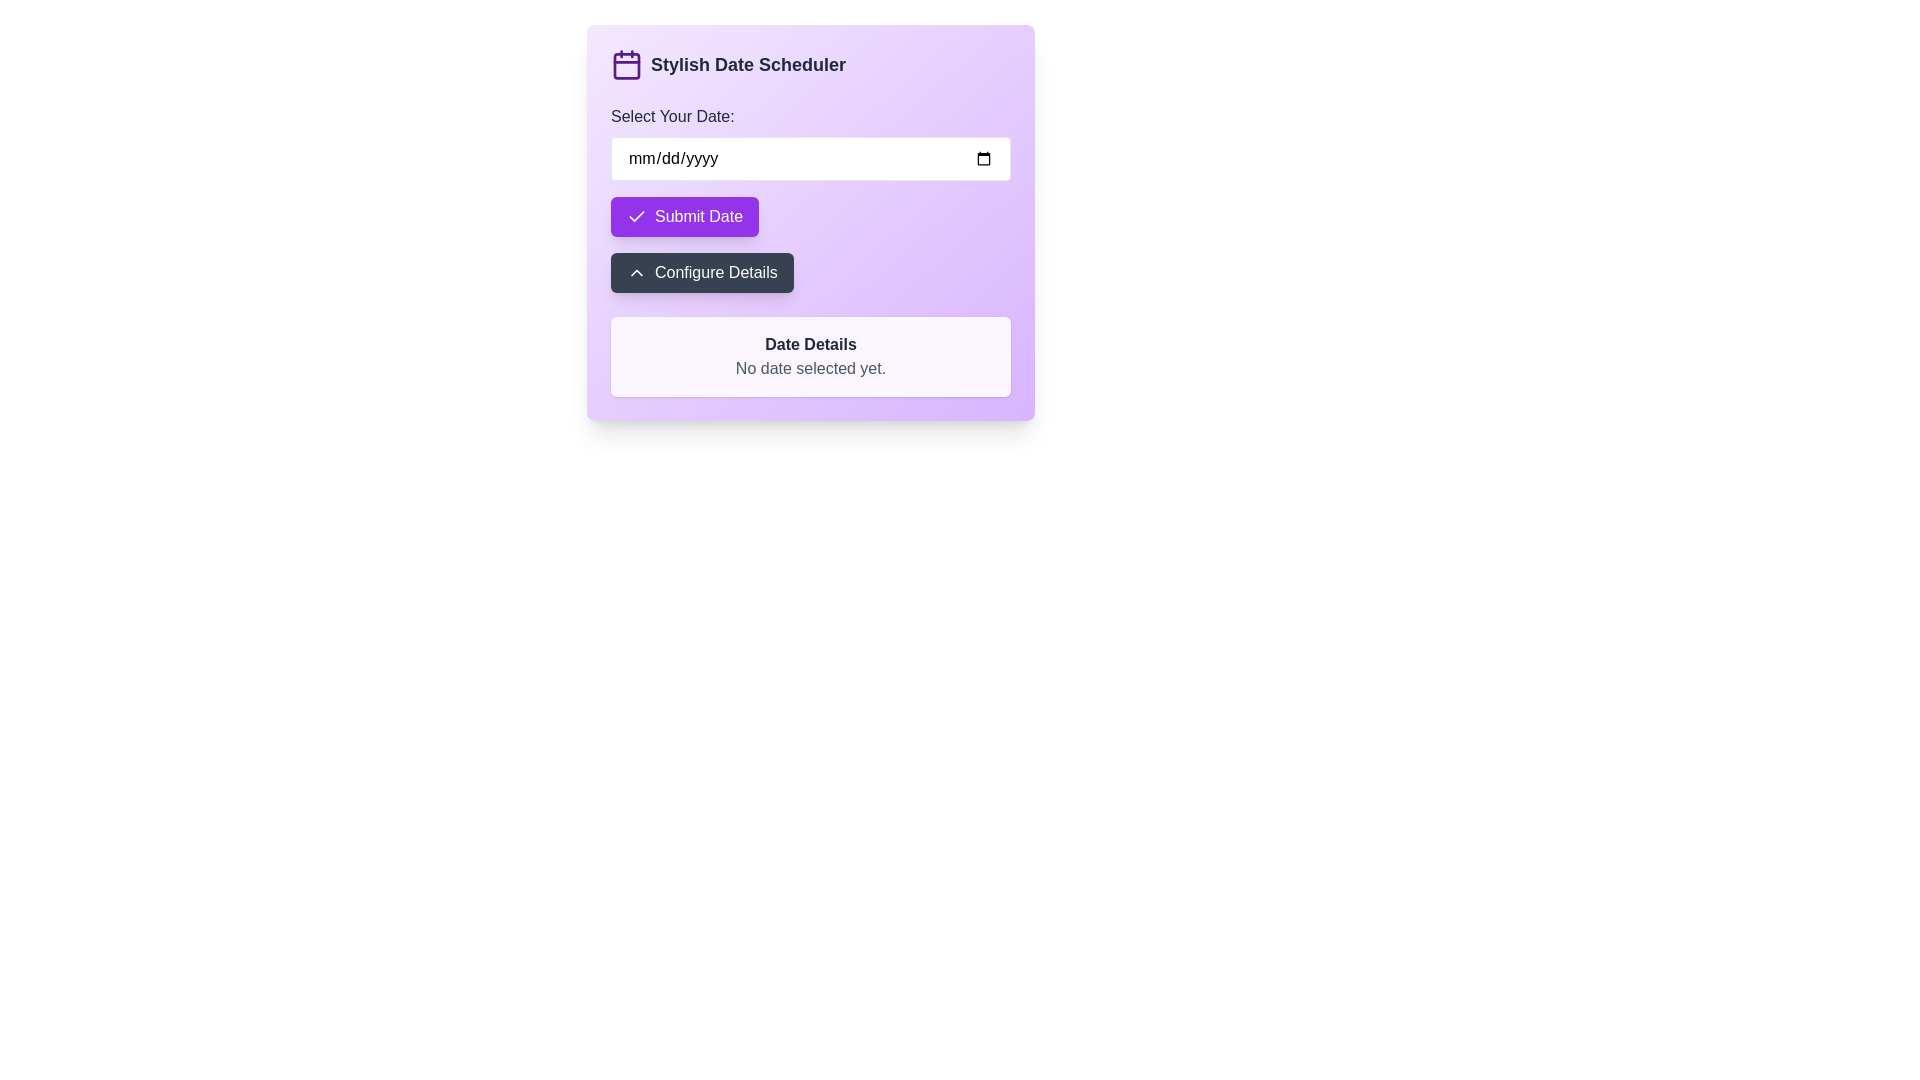 The width and height of the screenshot is (1920, 1080). Describe the element at coordinates (672, 116) in the screenshot. I see `the 'Select Your Date:' label, which is a gray text label with medium font weight, positioned on a purple background in the scheduling interface` at that location.